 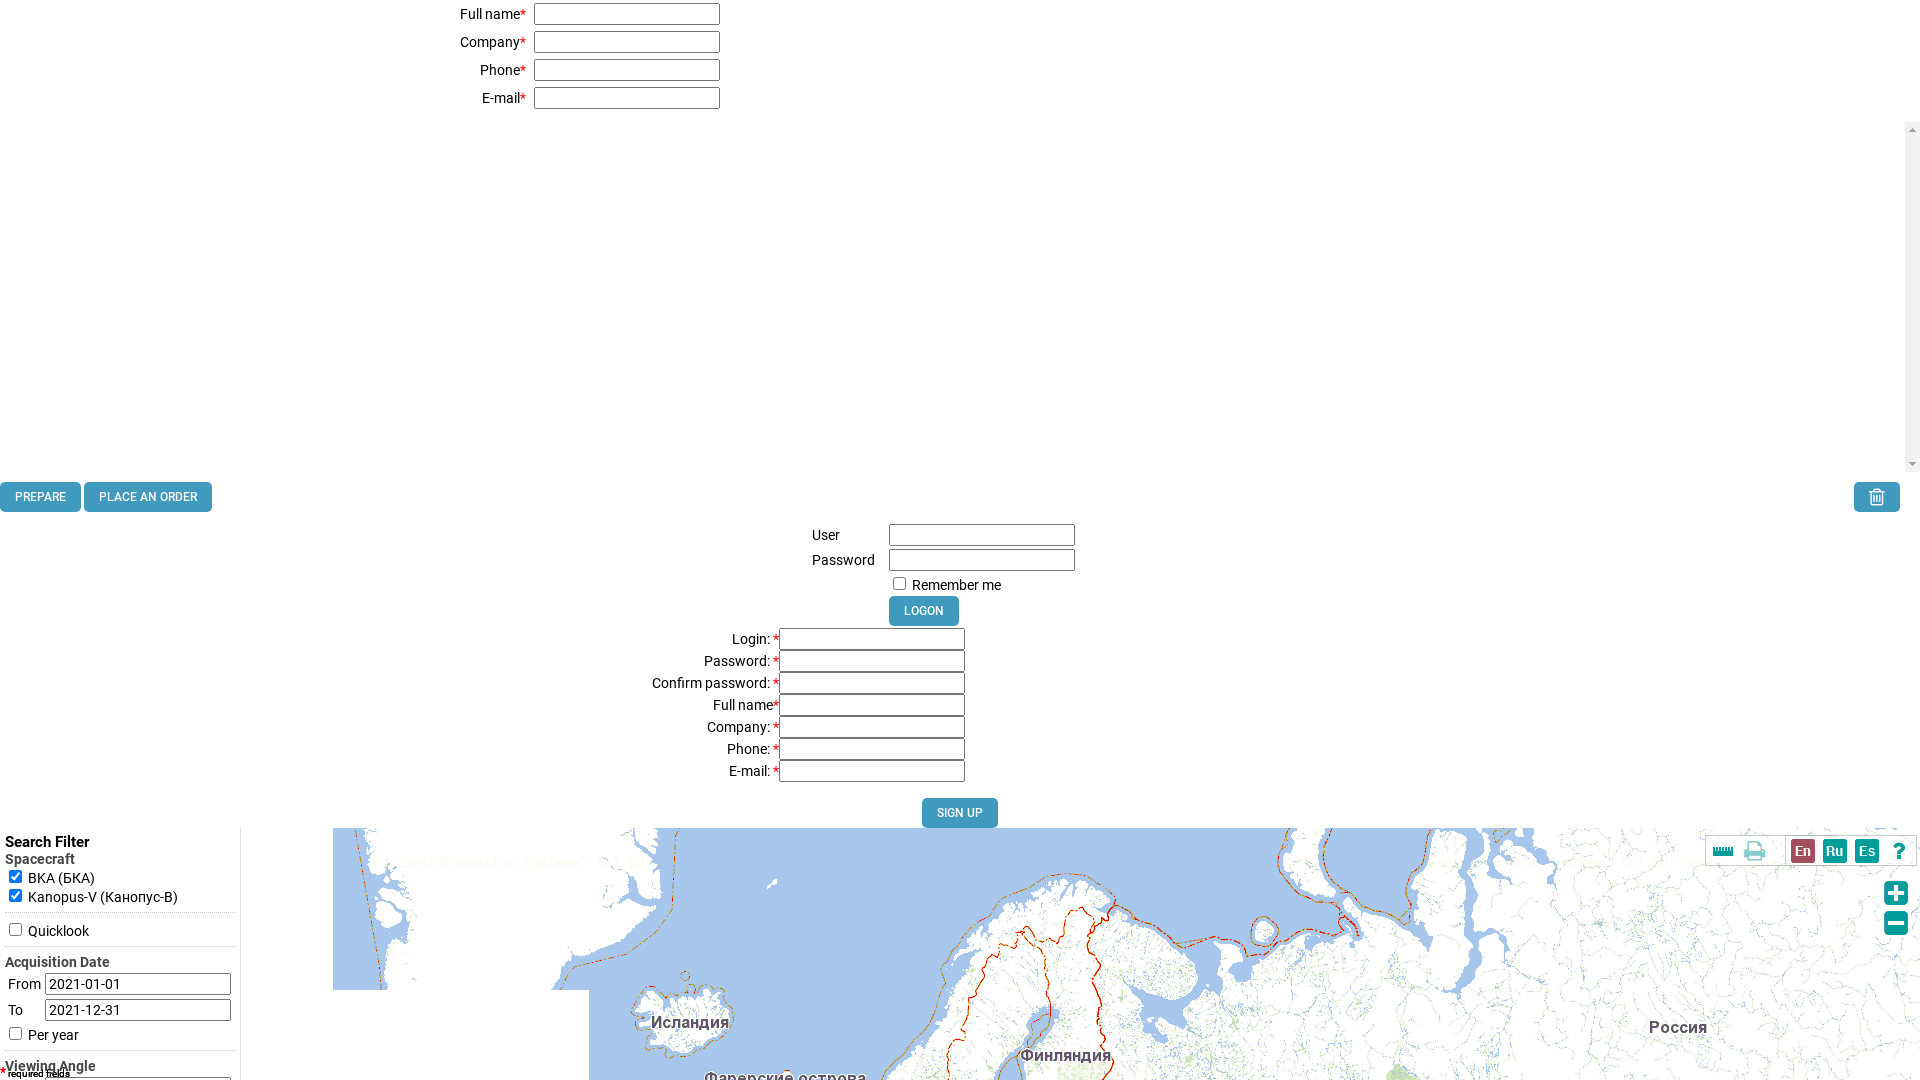 What do you see at coordinates (920, 813) in the screenshot?
I see `'Sign up'` at bounding box center [920, 813].